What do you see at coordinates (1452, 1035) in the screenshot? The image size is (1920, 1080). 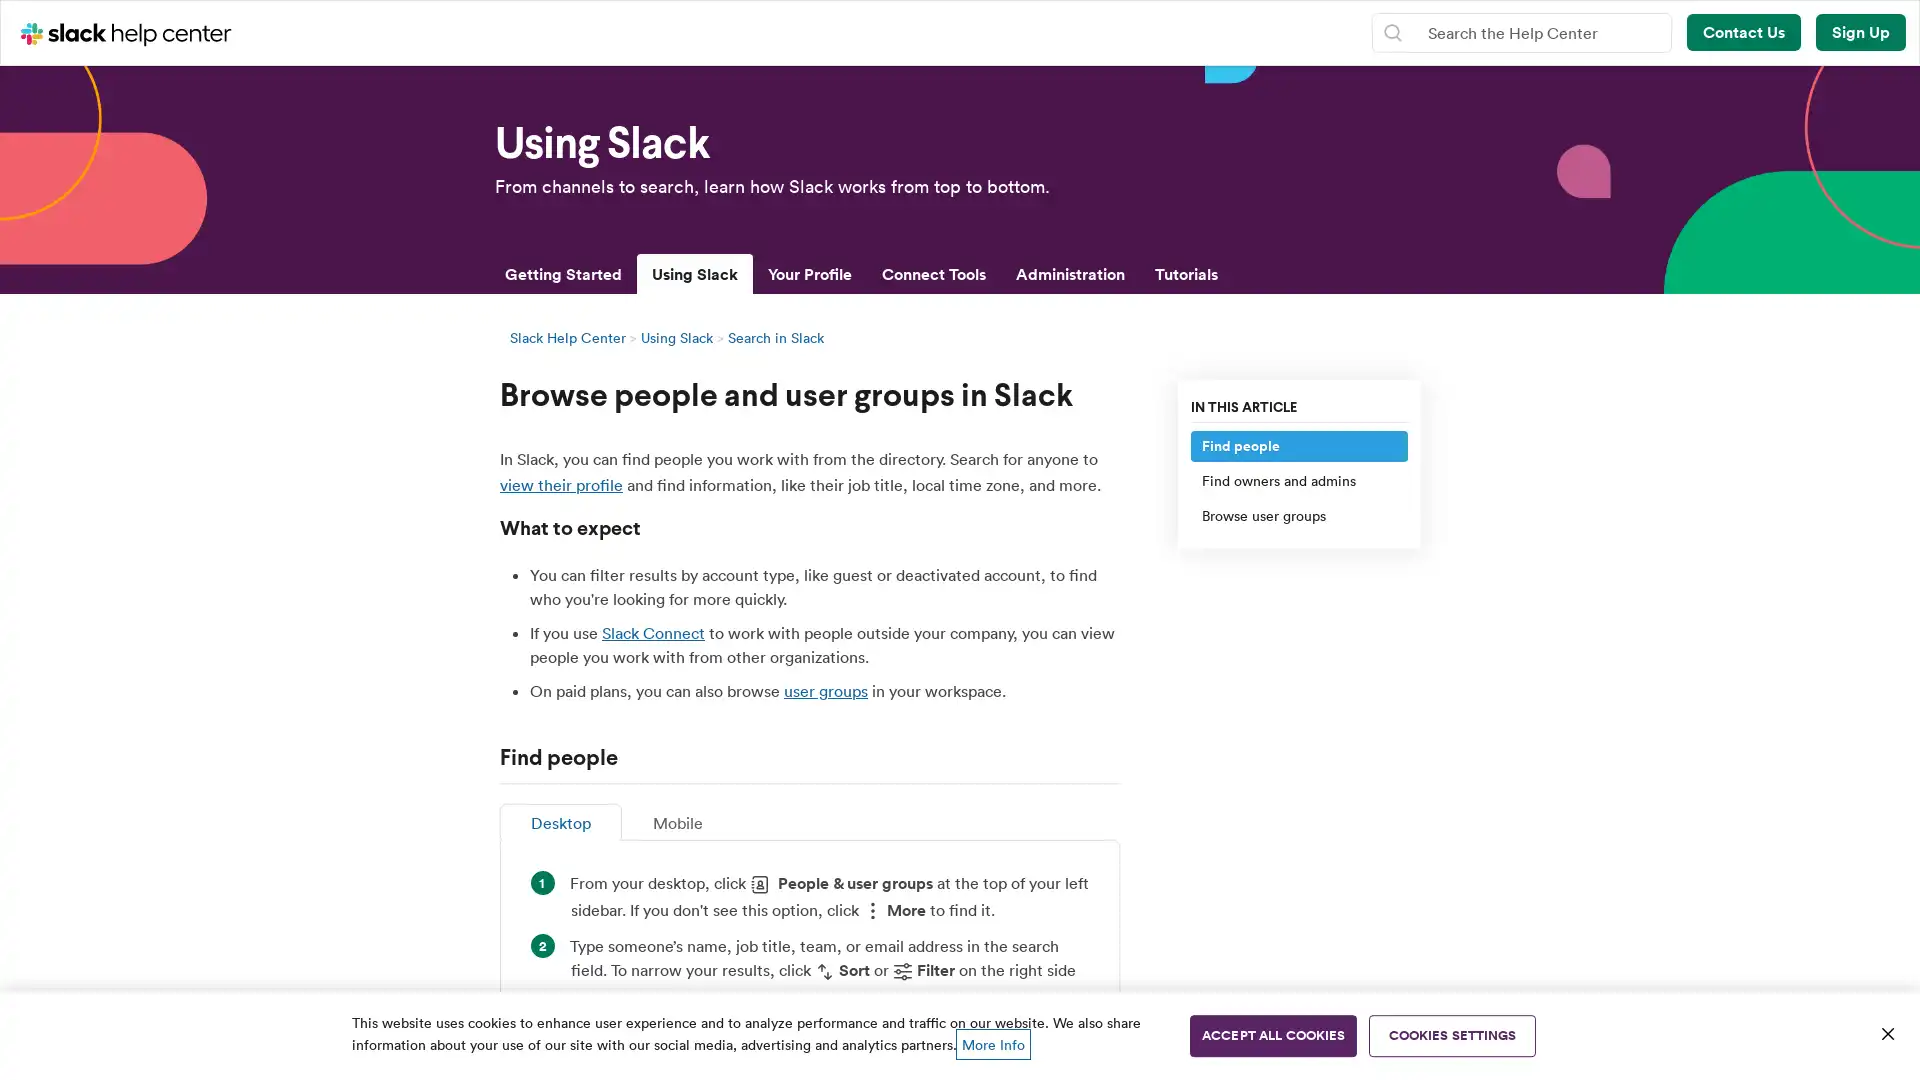 I see `COOKIES SETTINGS` at bounding box center [1452, 1035].